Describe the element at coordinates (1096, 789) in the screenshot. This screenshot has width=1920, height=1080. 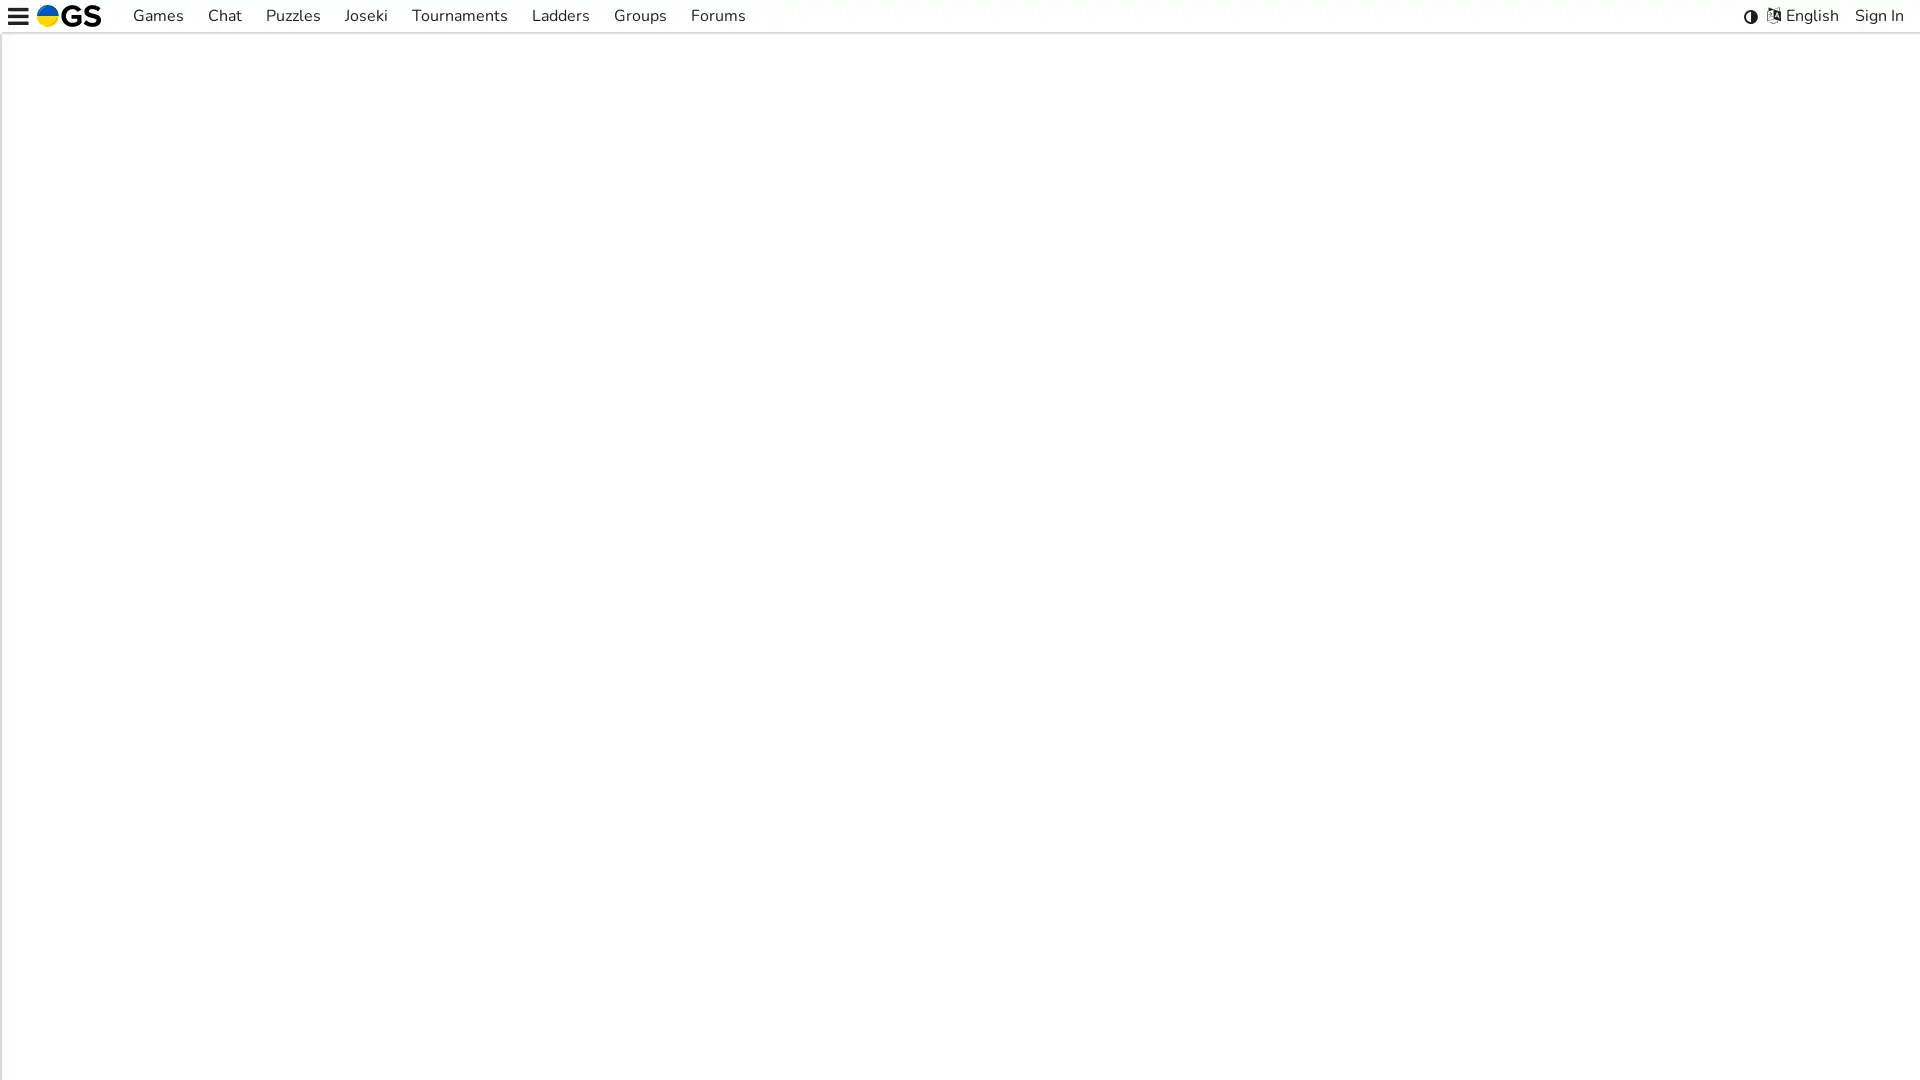
I see `Unranked` at that location.